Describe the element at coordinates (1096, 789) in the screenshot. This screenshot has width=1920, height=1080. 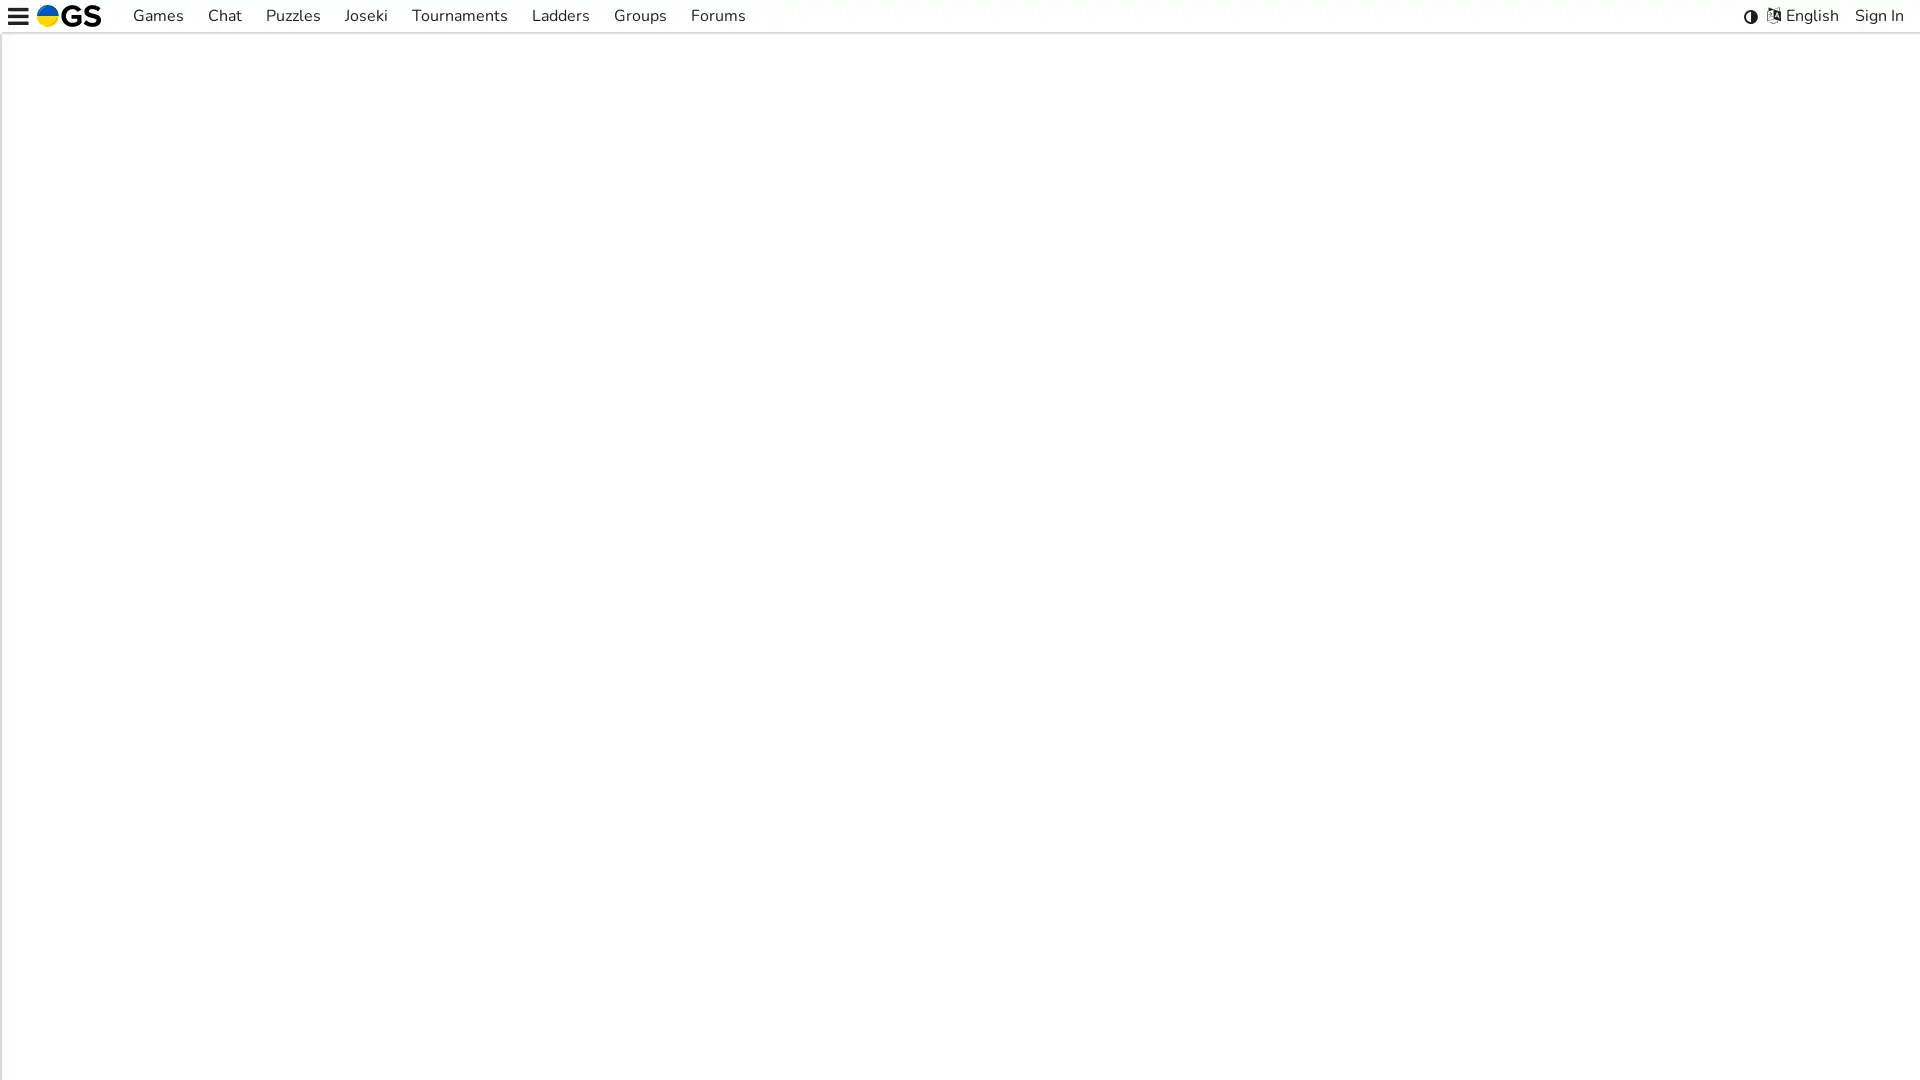
I see `Unranked` at that location.